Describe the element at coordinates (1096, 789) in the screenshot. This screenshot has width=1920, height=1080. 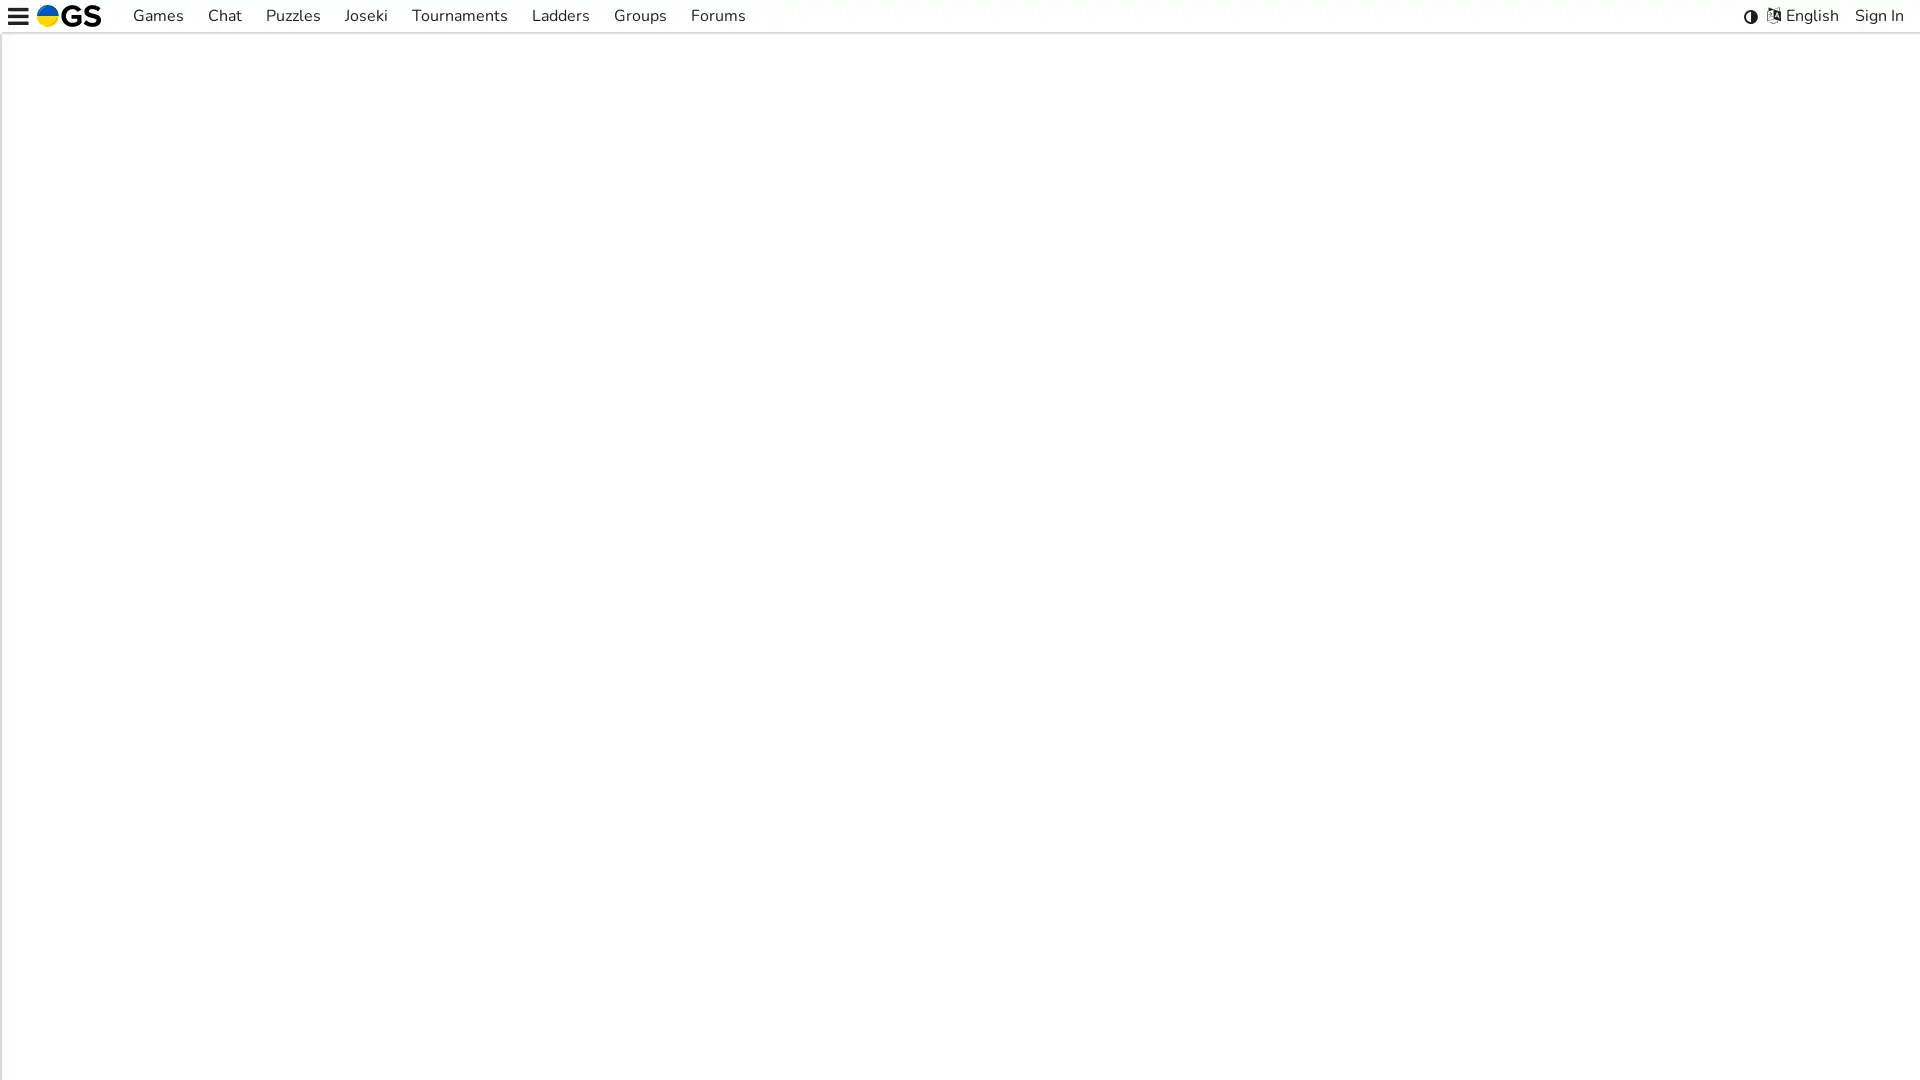
I see `Unranked` at that location.